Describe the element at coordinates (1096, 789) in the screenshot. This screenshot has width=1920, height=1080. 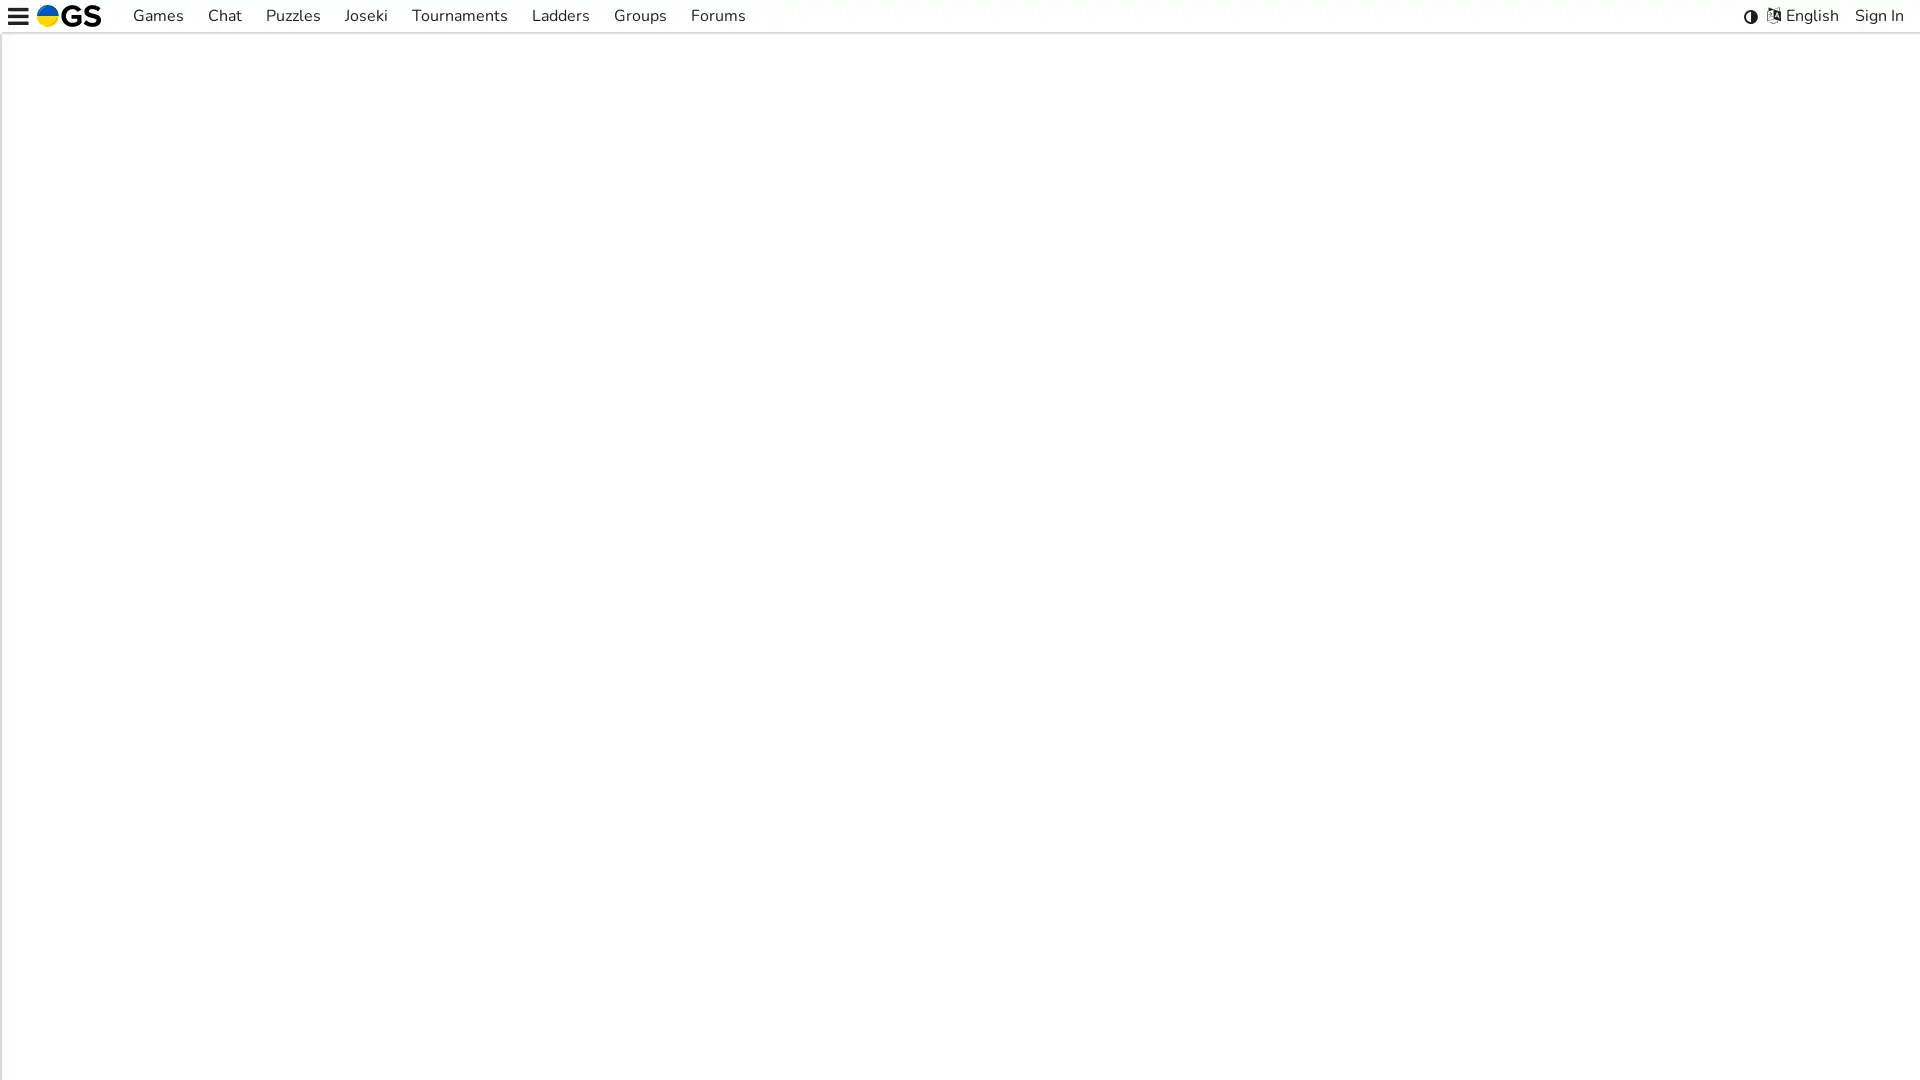
I see `Unranked` at that location.